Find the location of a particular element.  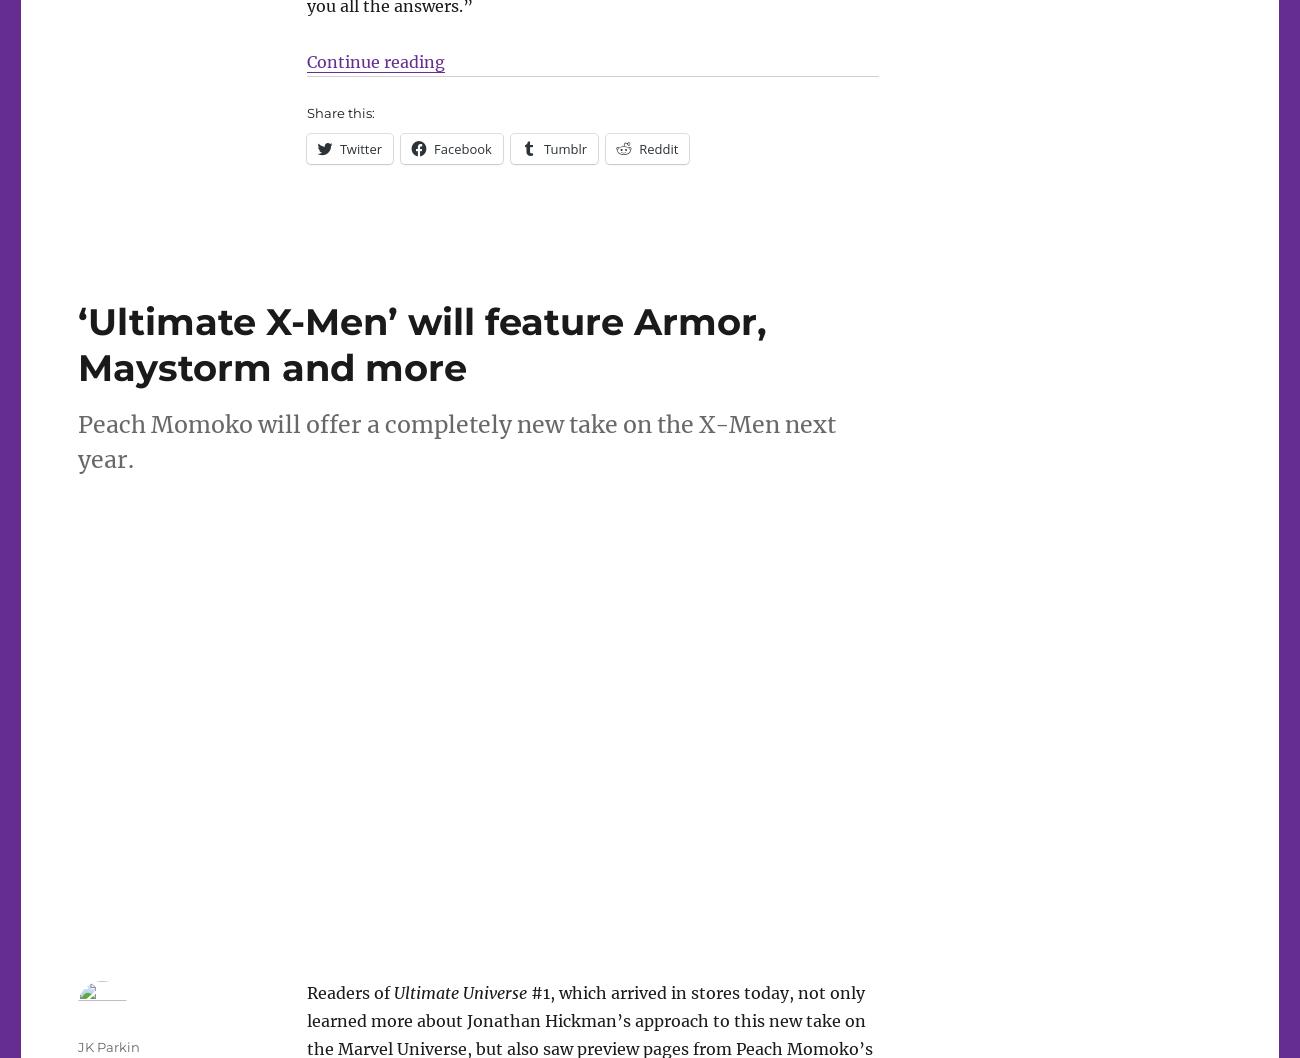

'Ultimate Universe' is located at coordinates (458, 990).